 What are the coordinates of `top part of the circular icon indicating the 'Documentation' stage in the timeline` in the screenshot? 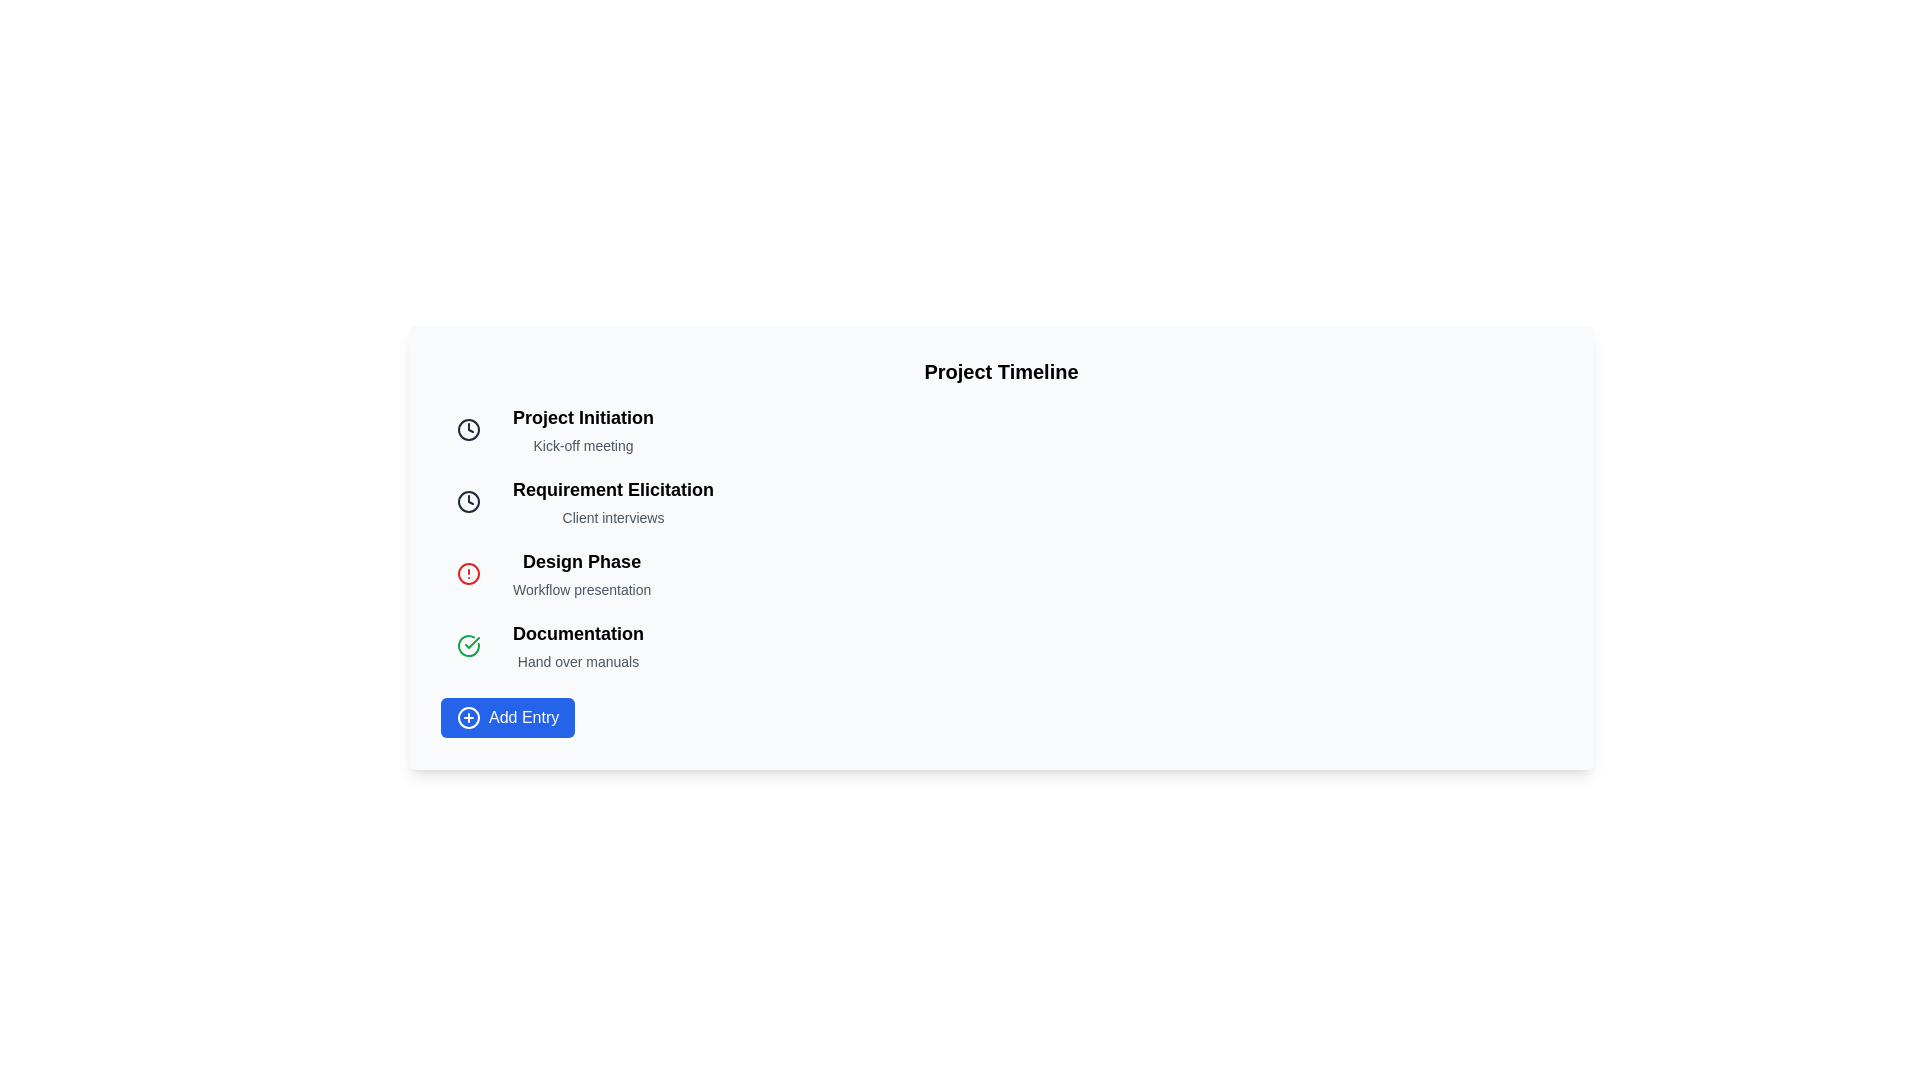 It's located at (468, 645).